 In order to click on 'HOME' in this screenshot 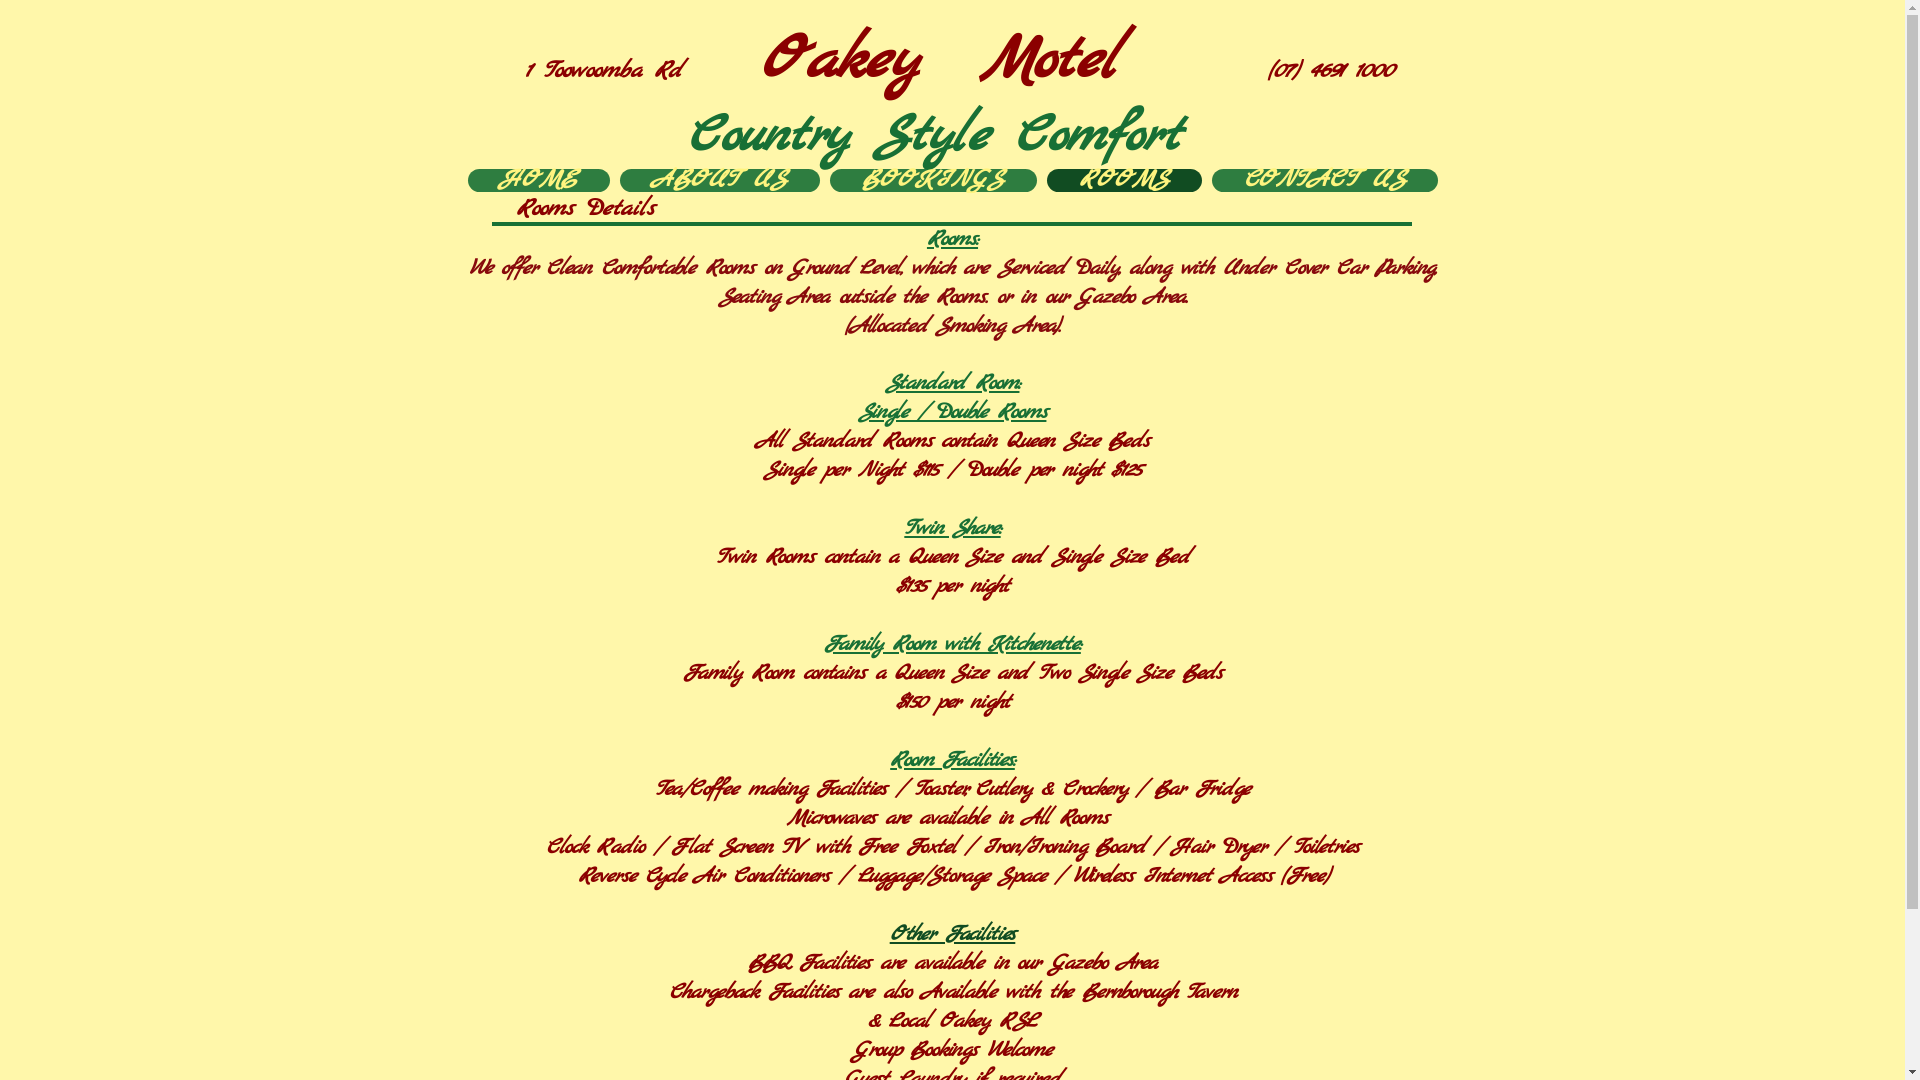, I will do `click(538, 180)`.